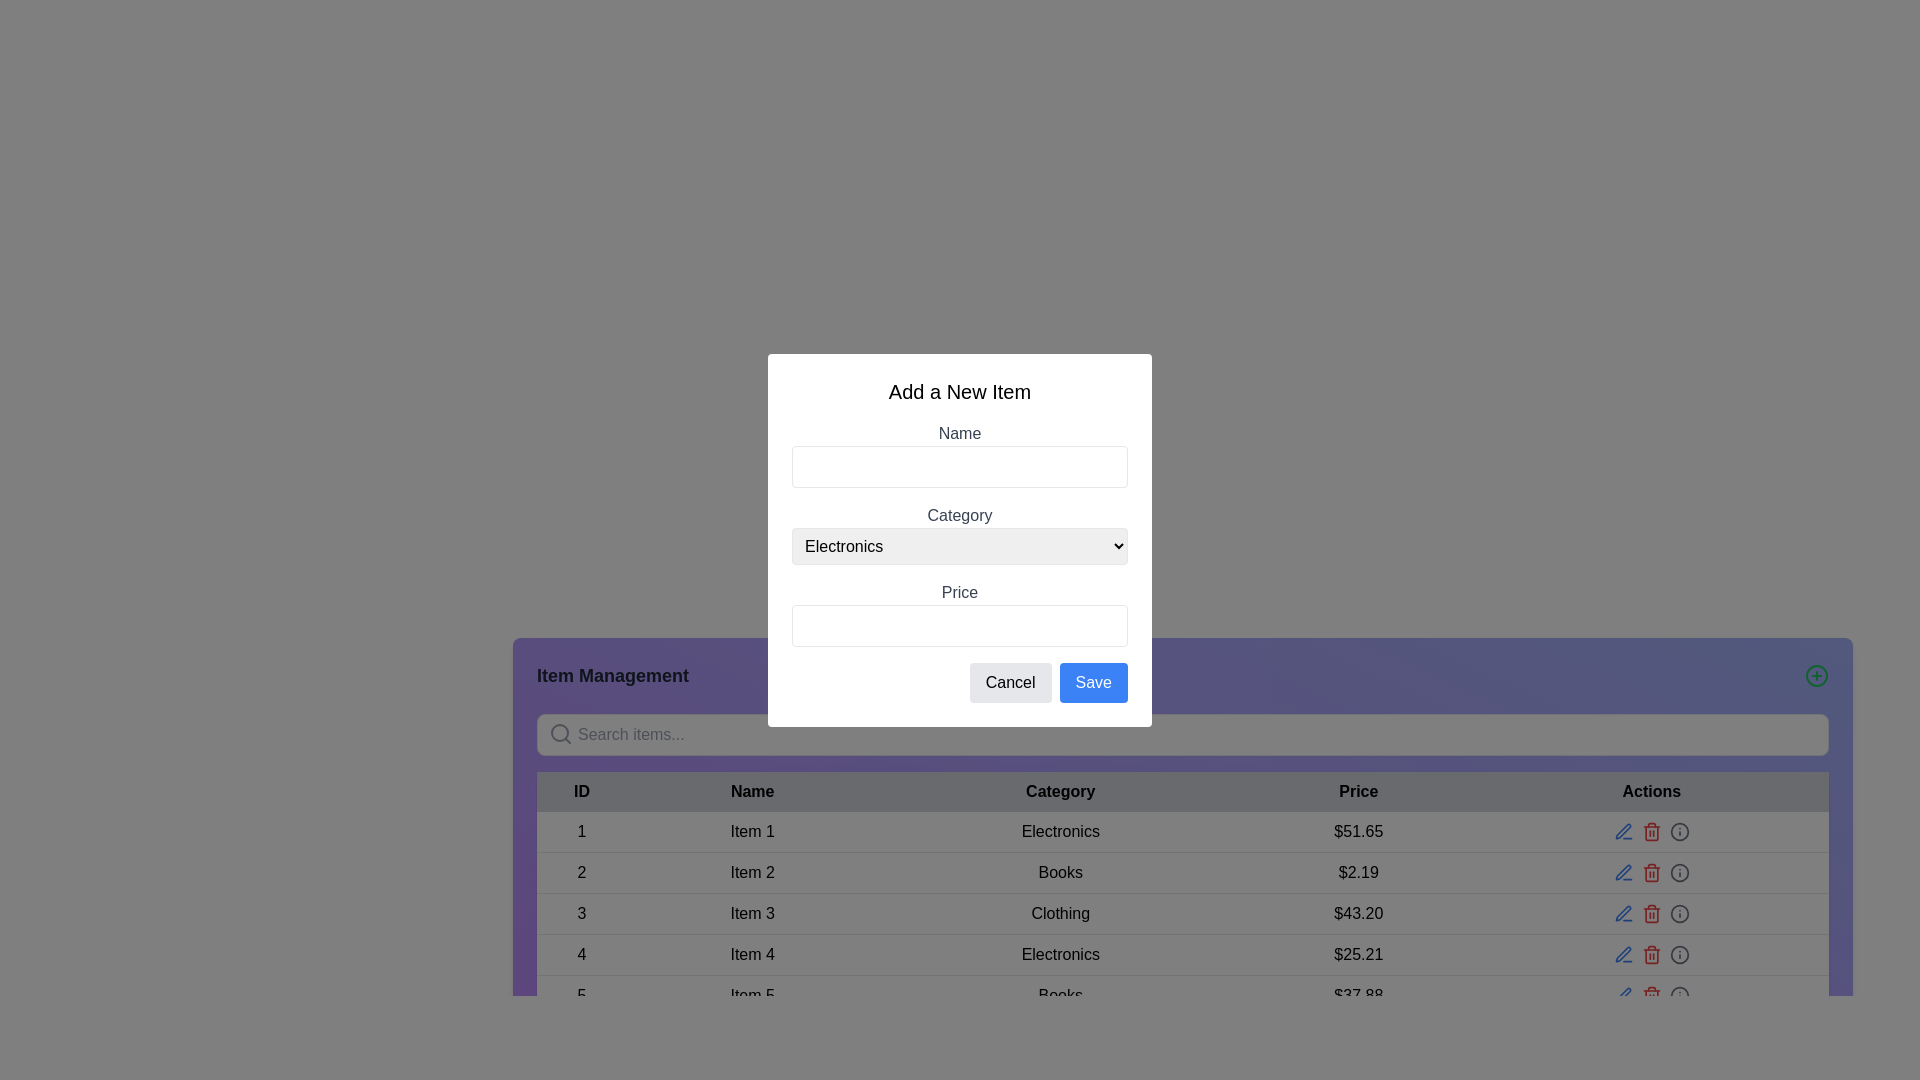 This screenshot has height=1080, width=1920. I want to click on the text label reading 'Category', which is styled in gray and positioned above the 'Electronics' dropdown menu in the center of the form overlay, so click(960, 514).